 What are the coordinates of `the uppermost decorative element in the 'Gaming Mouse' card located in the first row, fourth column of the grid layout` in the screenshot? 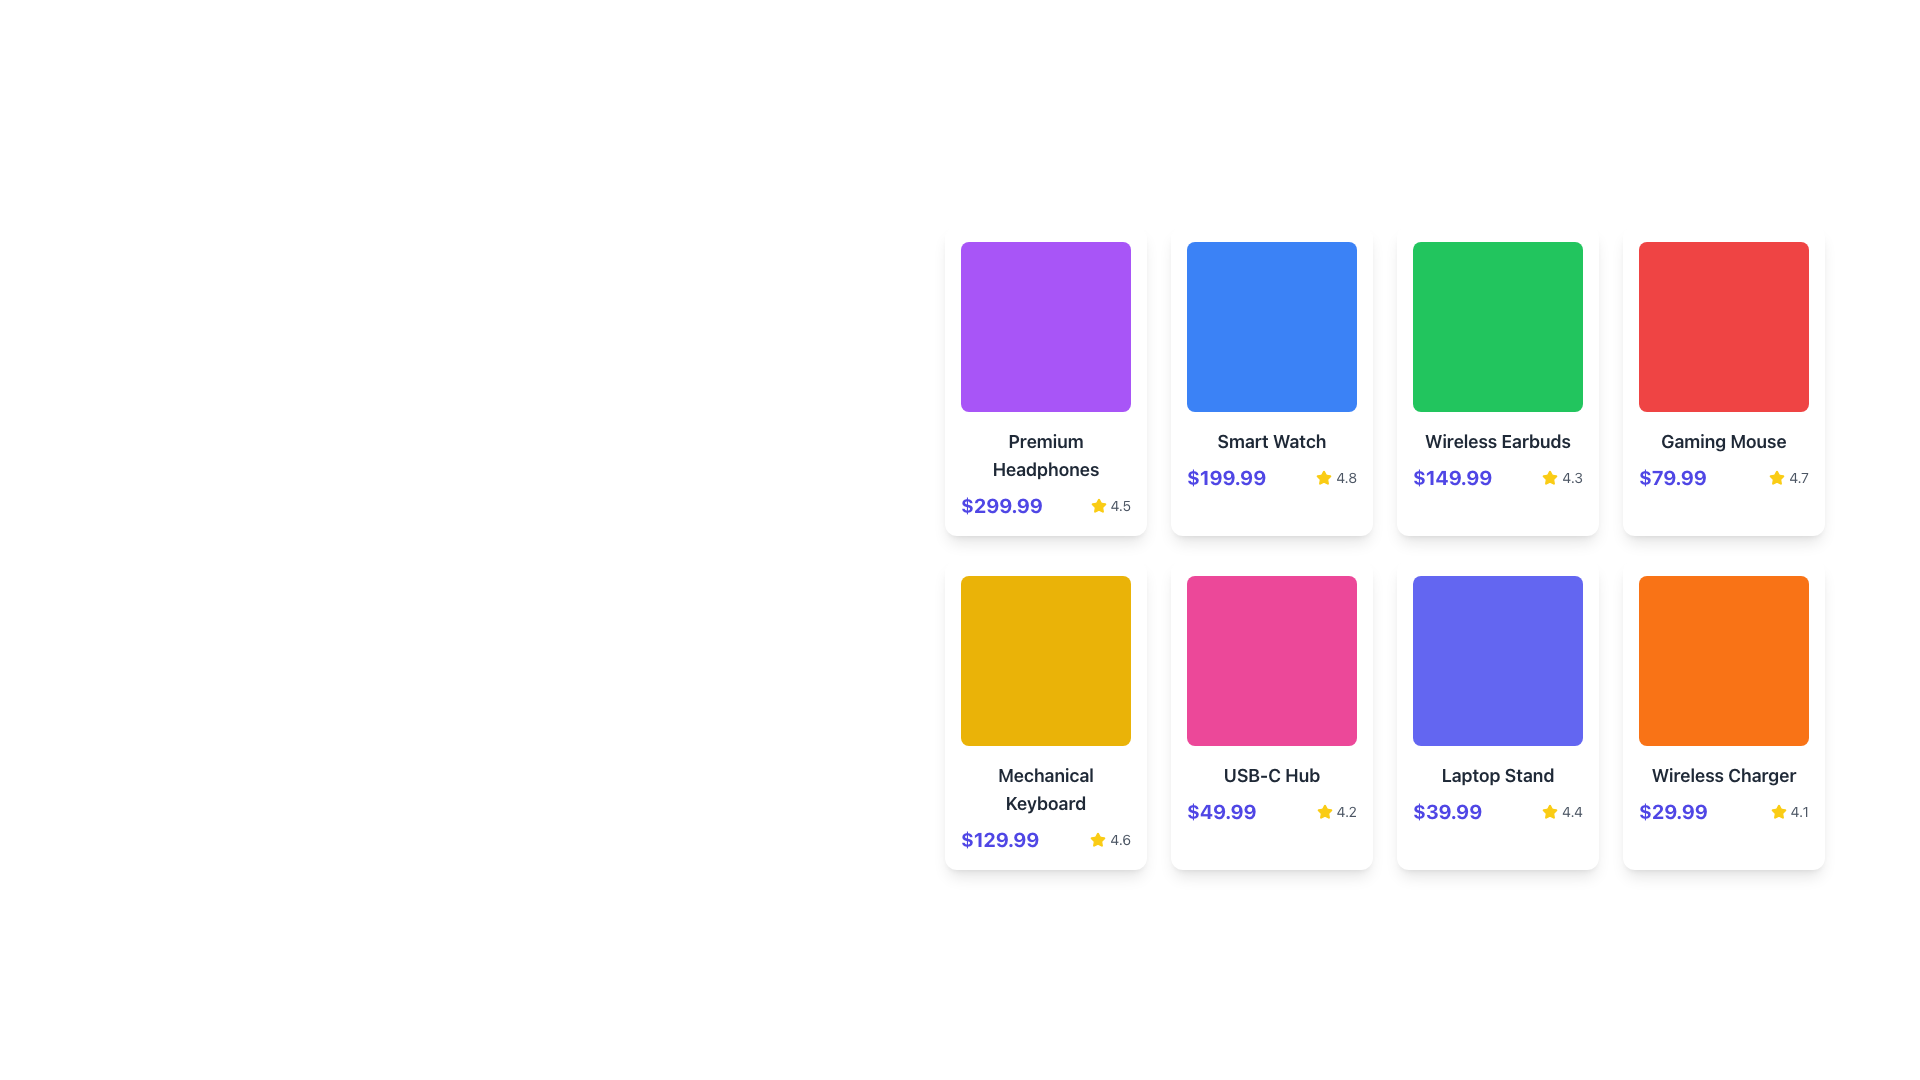 It's located at (1722, 326).